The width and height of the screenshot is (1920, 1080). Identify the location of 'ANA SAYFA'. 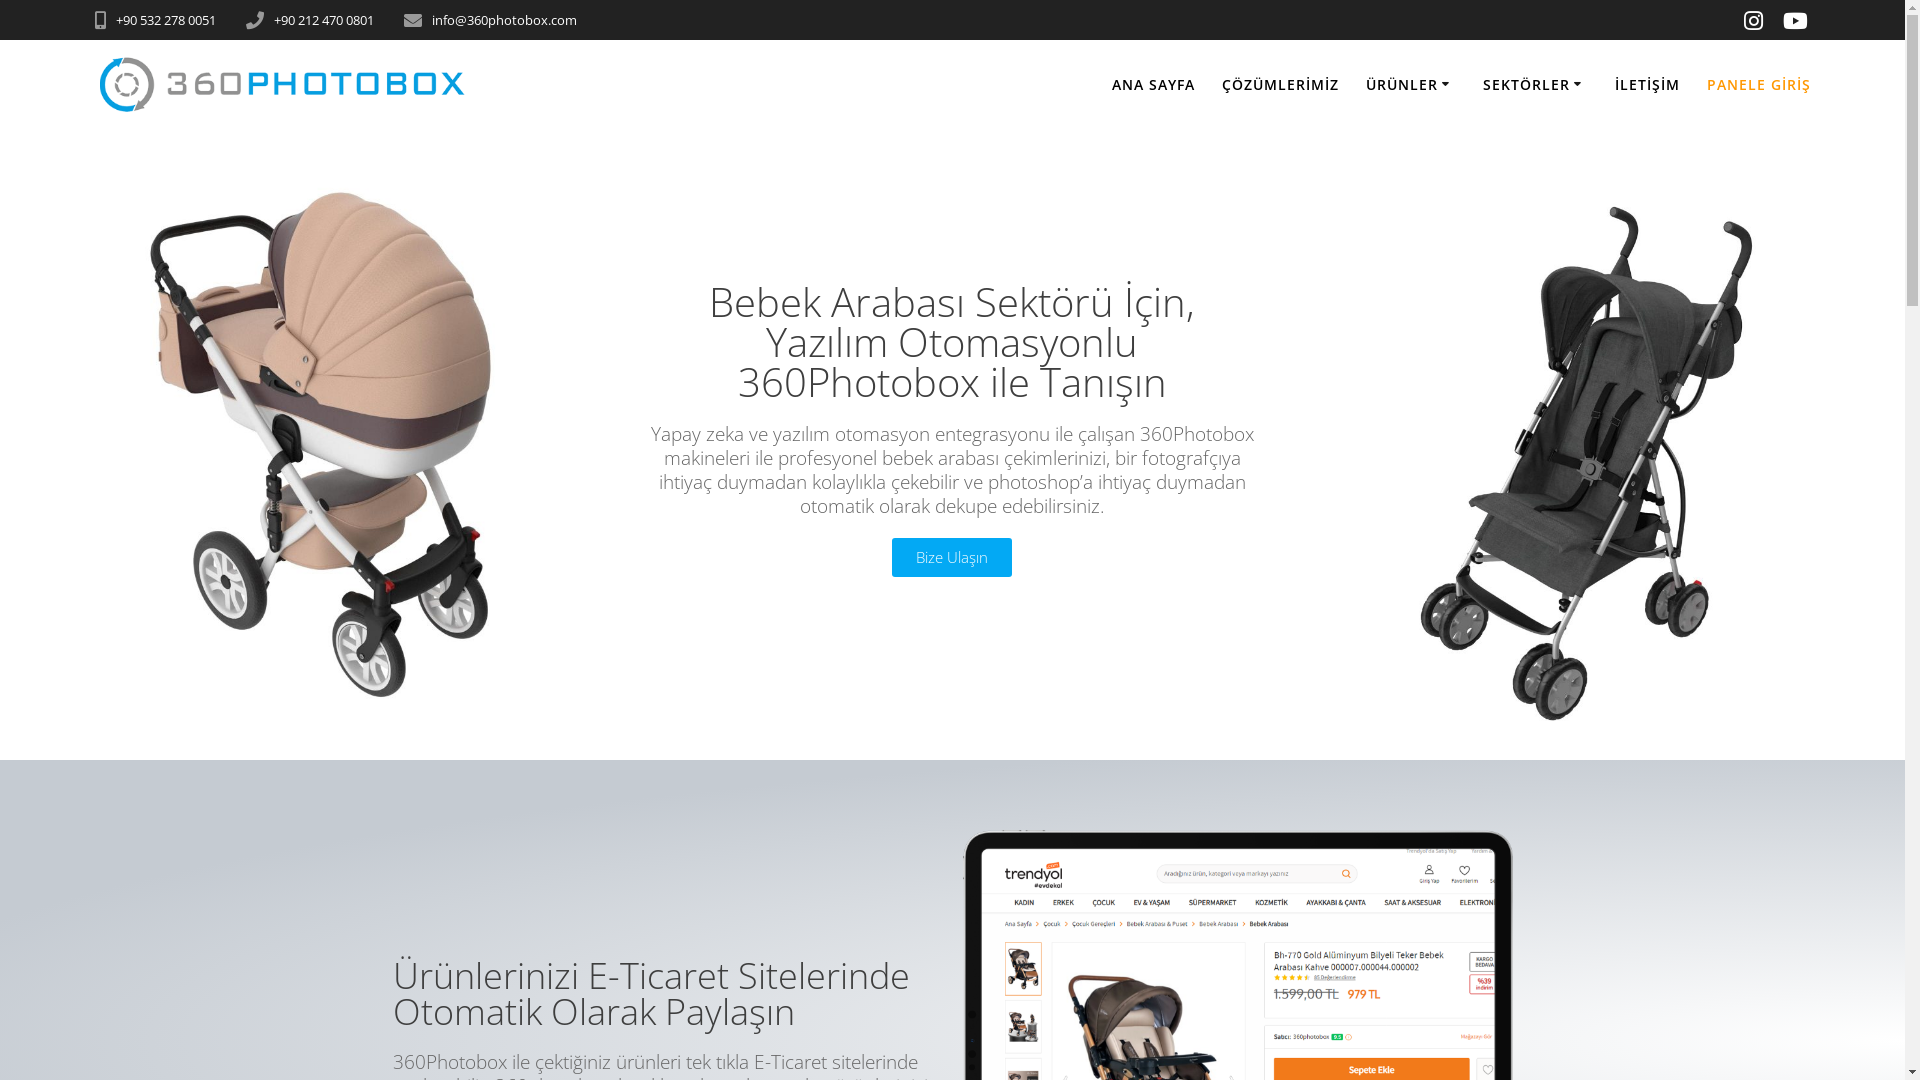
(1153, 83).